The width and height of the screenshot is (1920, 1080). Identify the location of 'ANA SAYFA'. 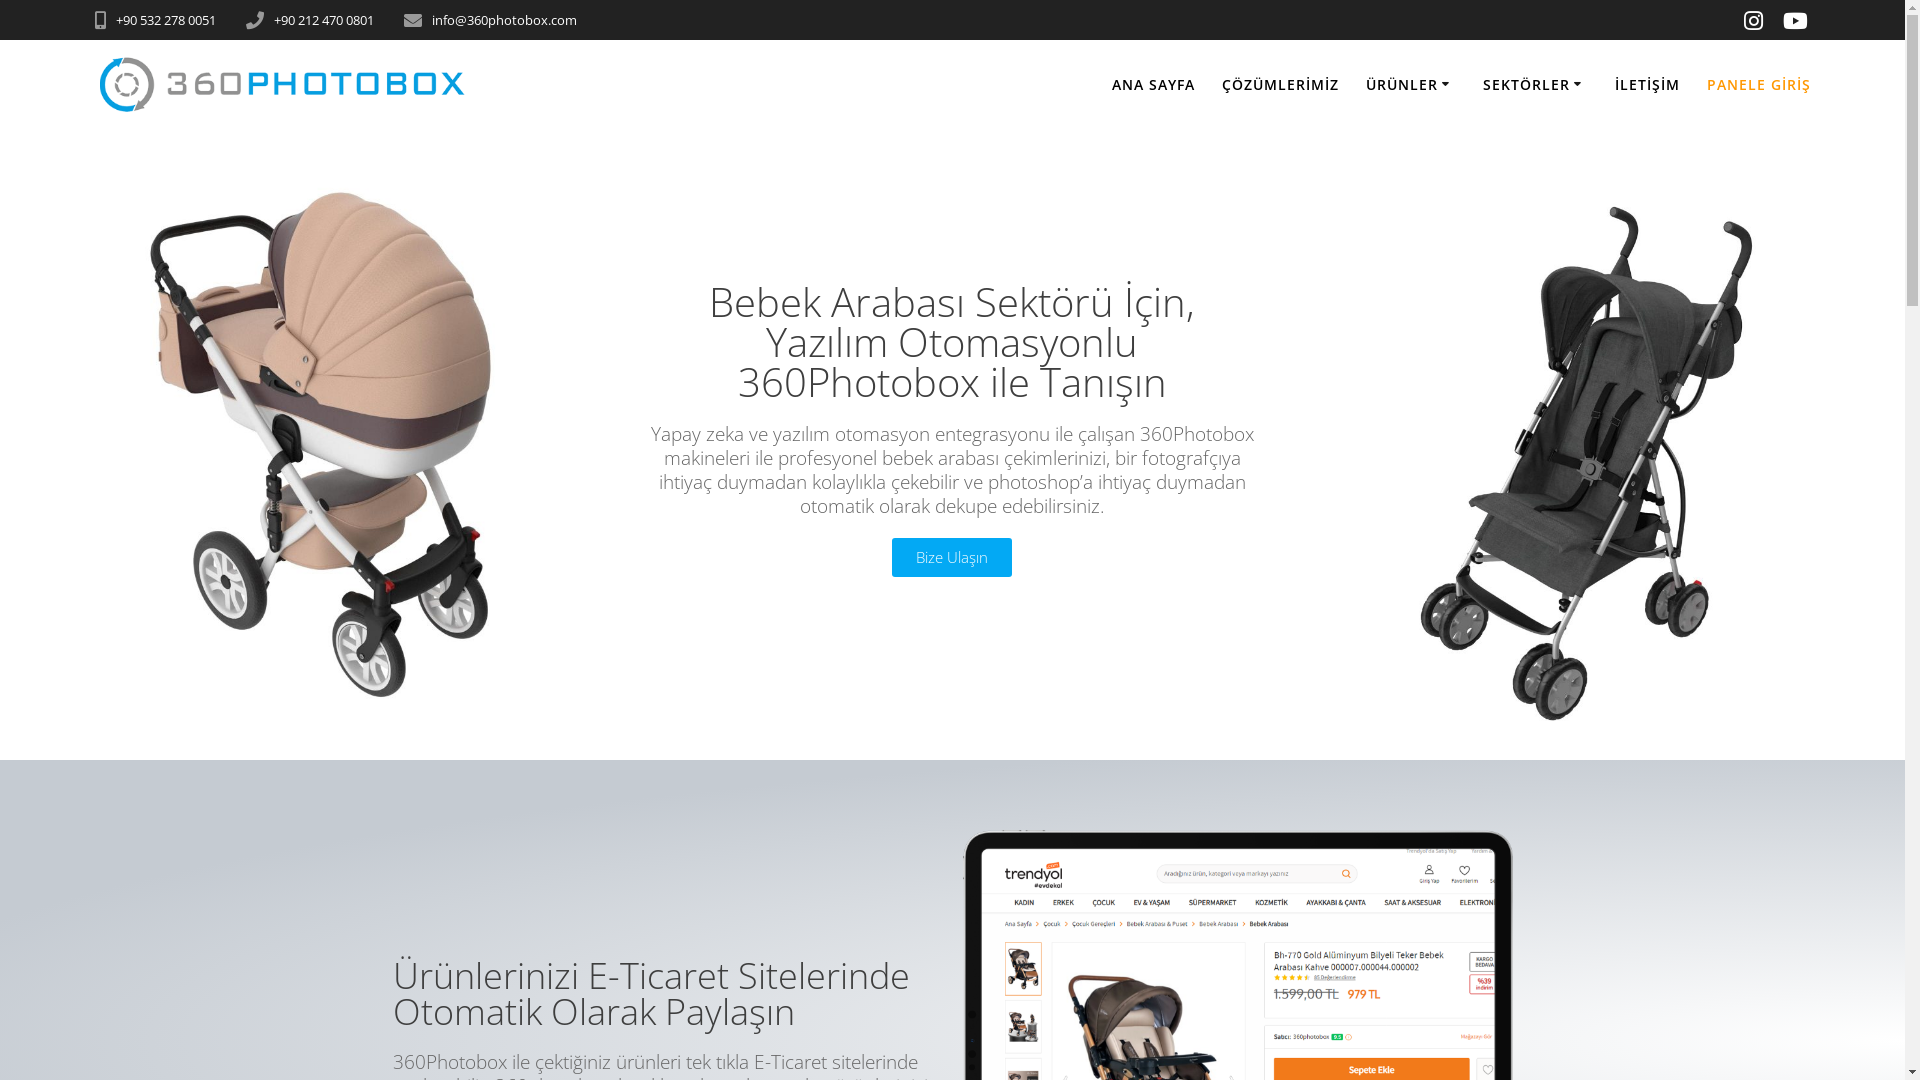
(1153, 83).